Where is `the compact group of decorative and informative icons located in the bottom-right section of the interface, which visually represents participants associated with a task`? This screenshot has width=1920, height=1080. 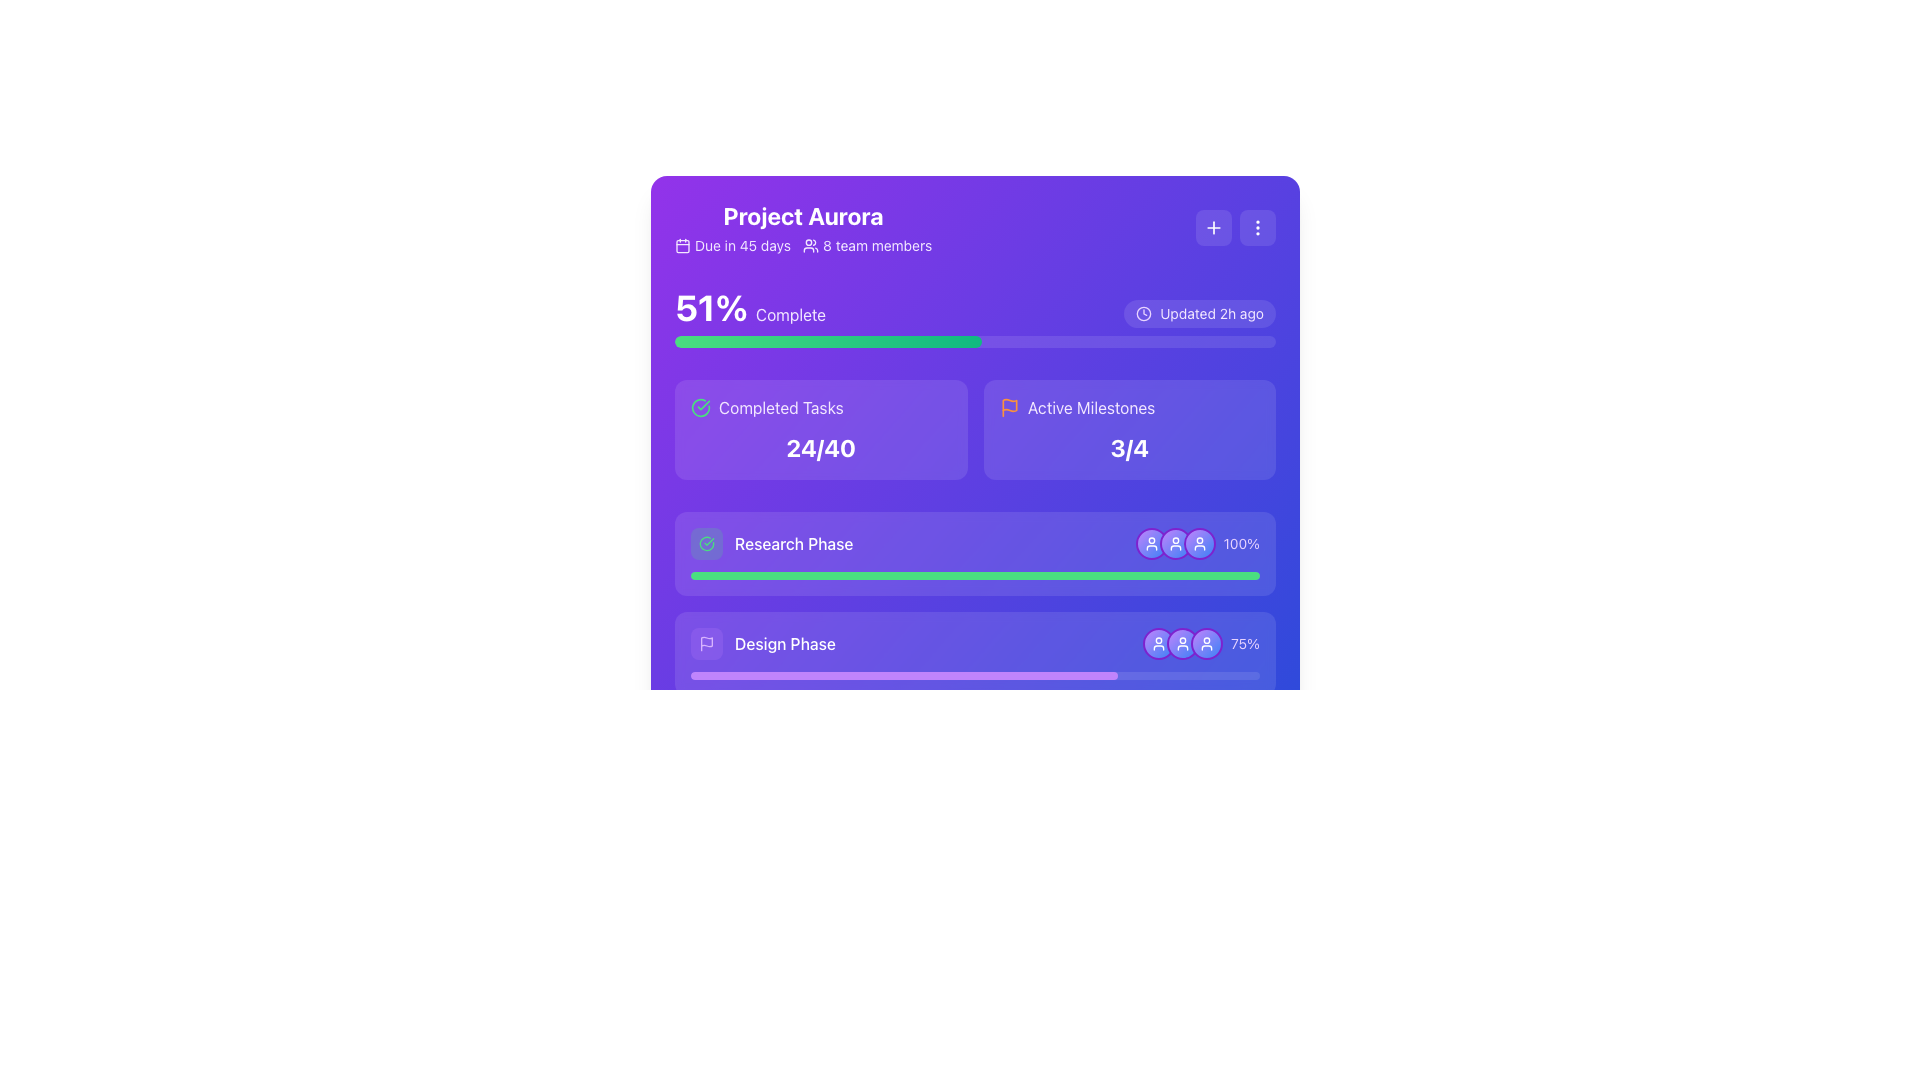 the compact group of decorative and informative icons located in the bottom-right section of the interface, which visually represents participants associated with a task is located at coordinates (1190, 844).